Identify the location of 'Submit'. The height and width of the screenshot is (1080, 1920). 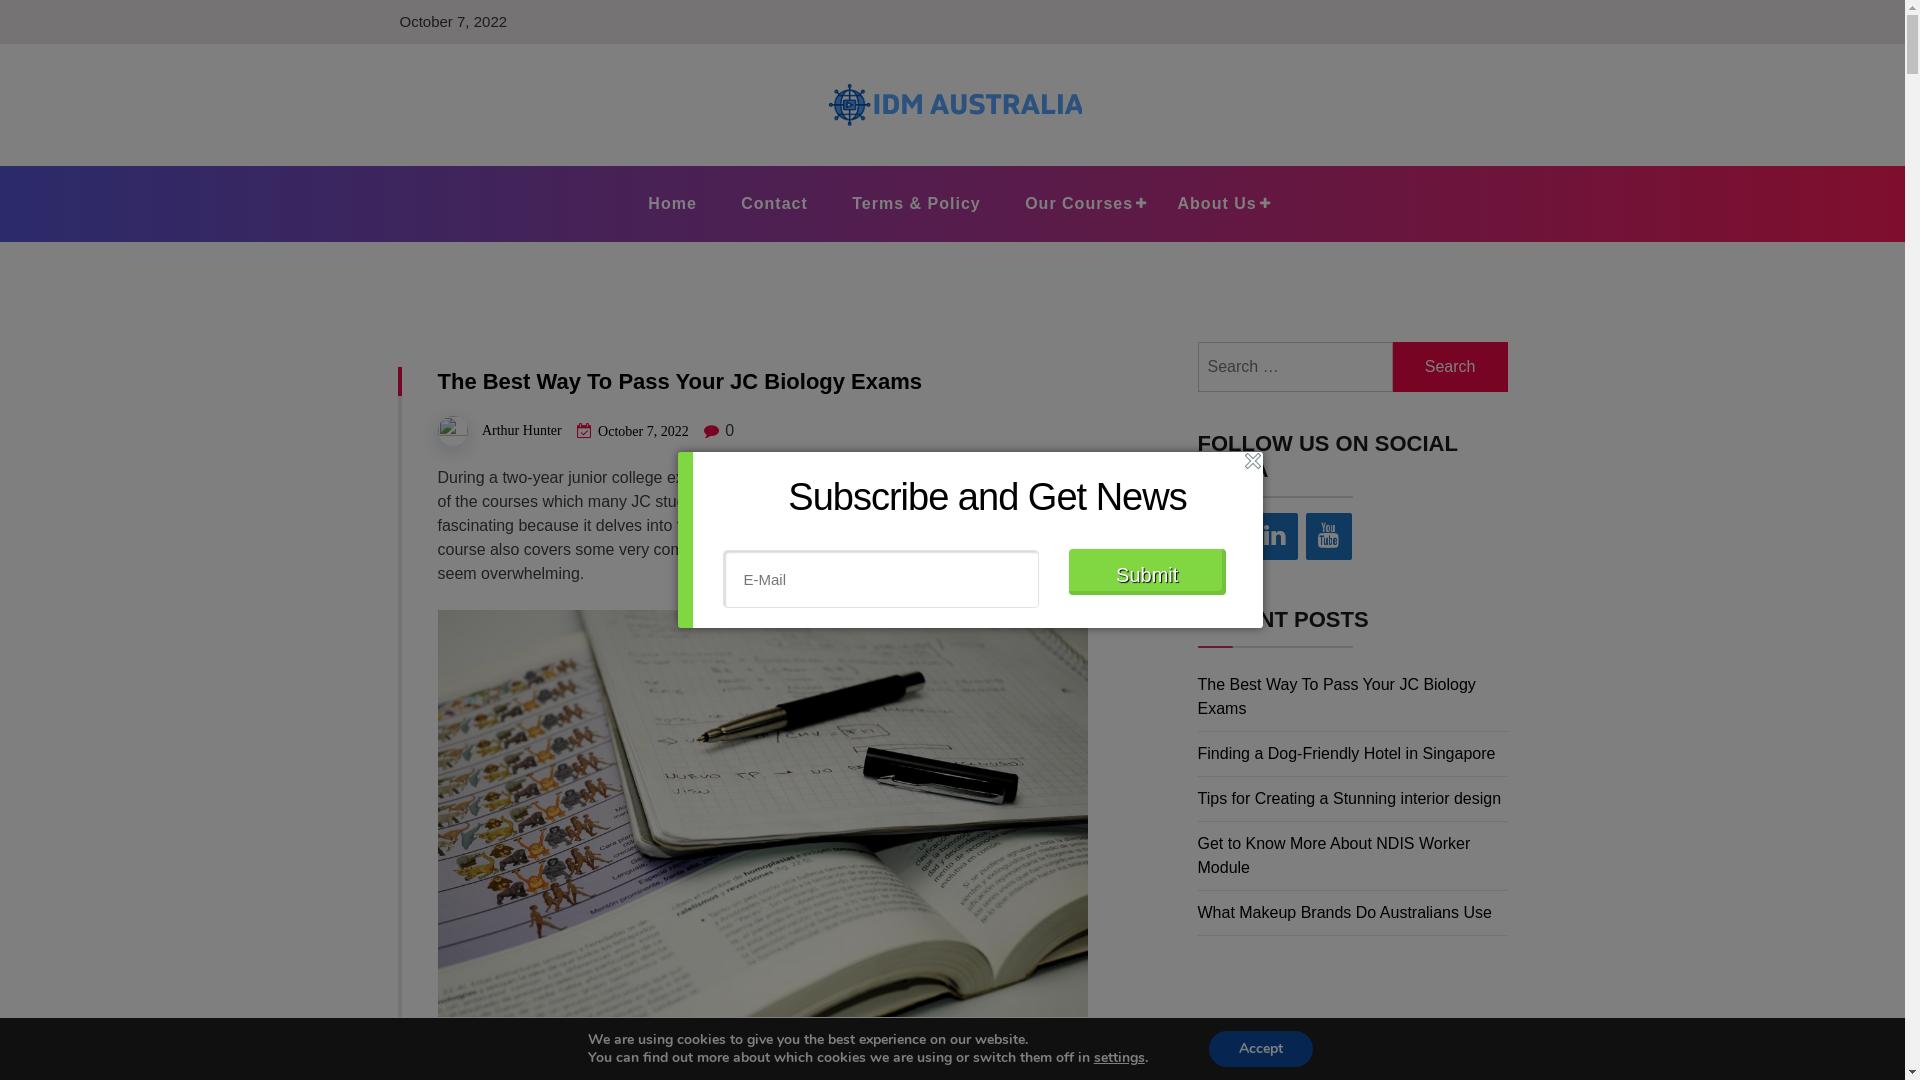
(1146, 571).